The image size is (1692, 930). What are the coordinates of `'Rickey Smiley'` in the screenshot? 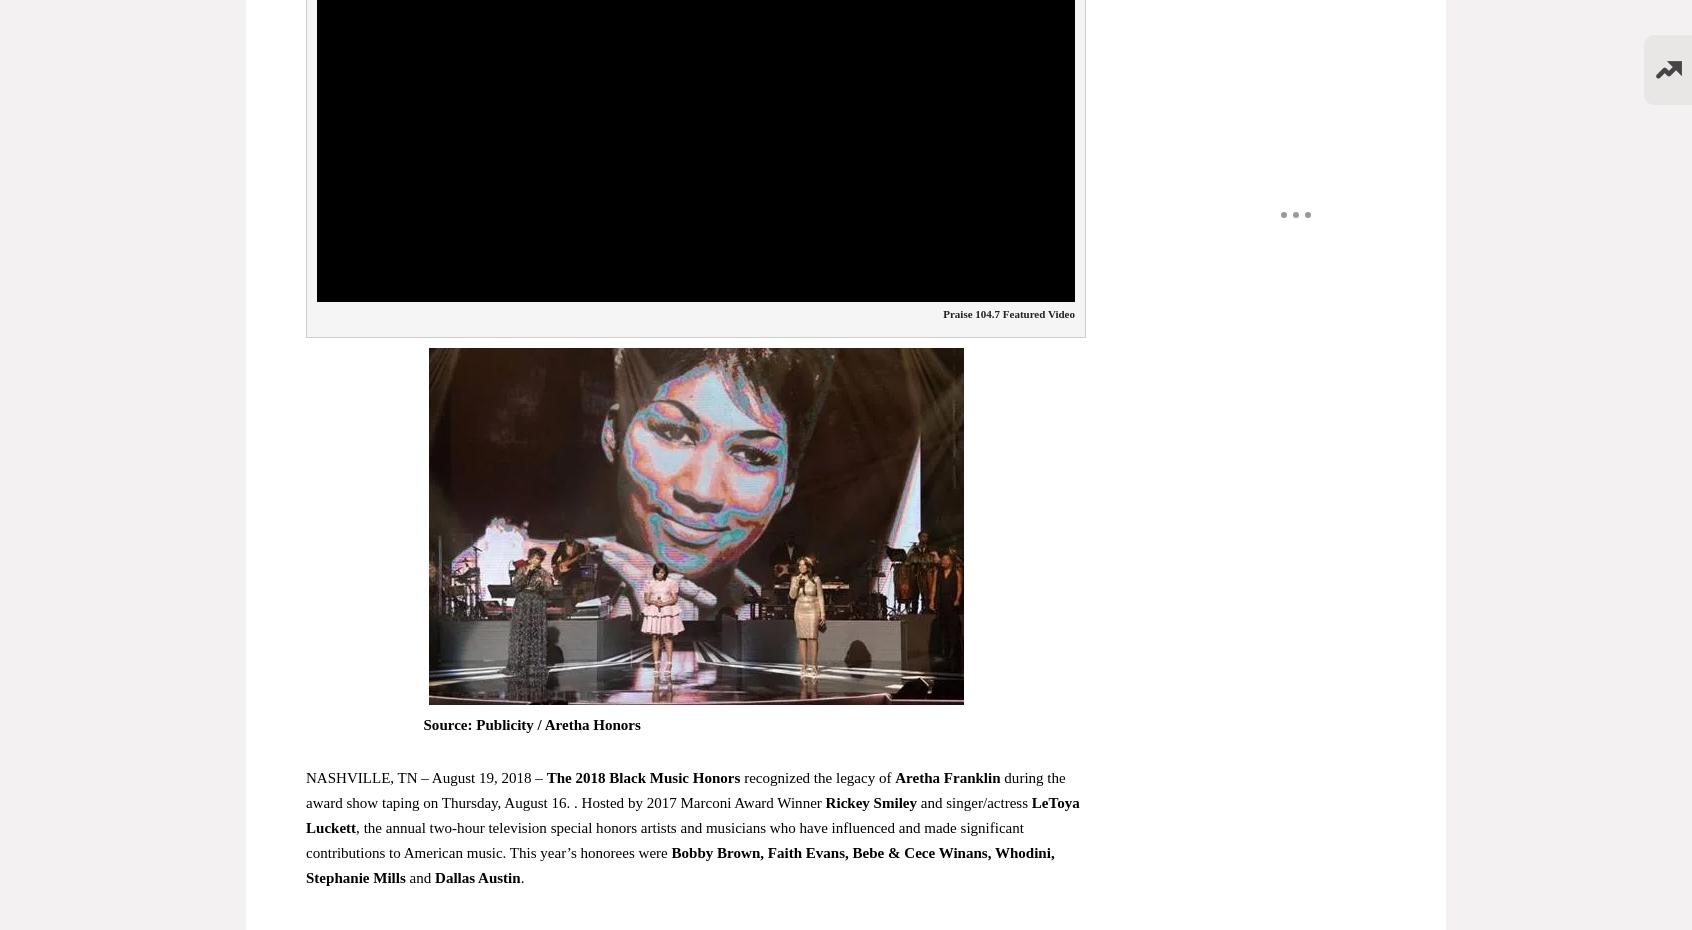 It's located at (870, 801).